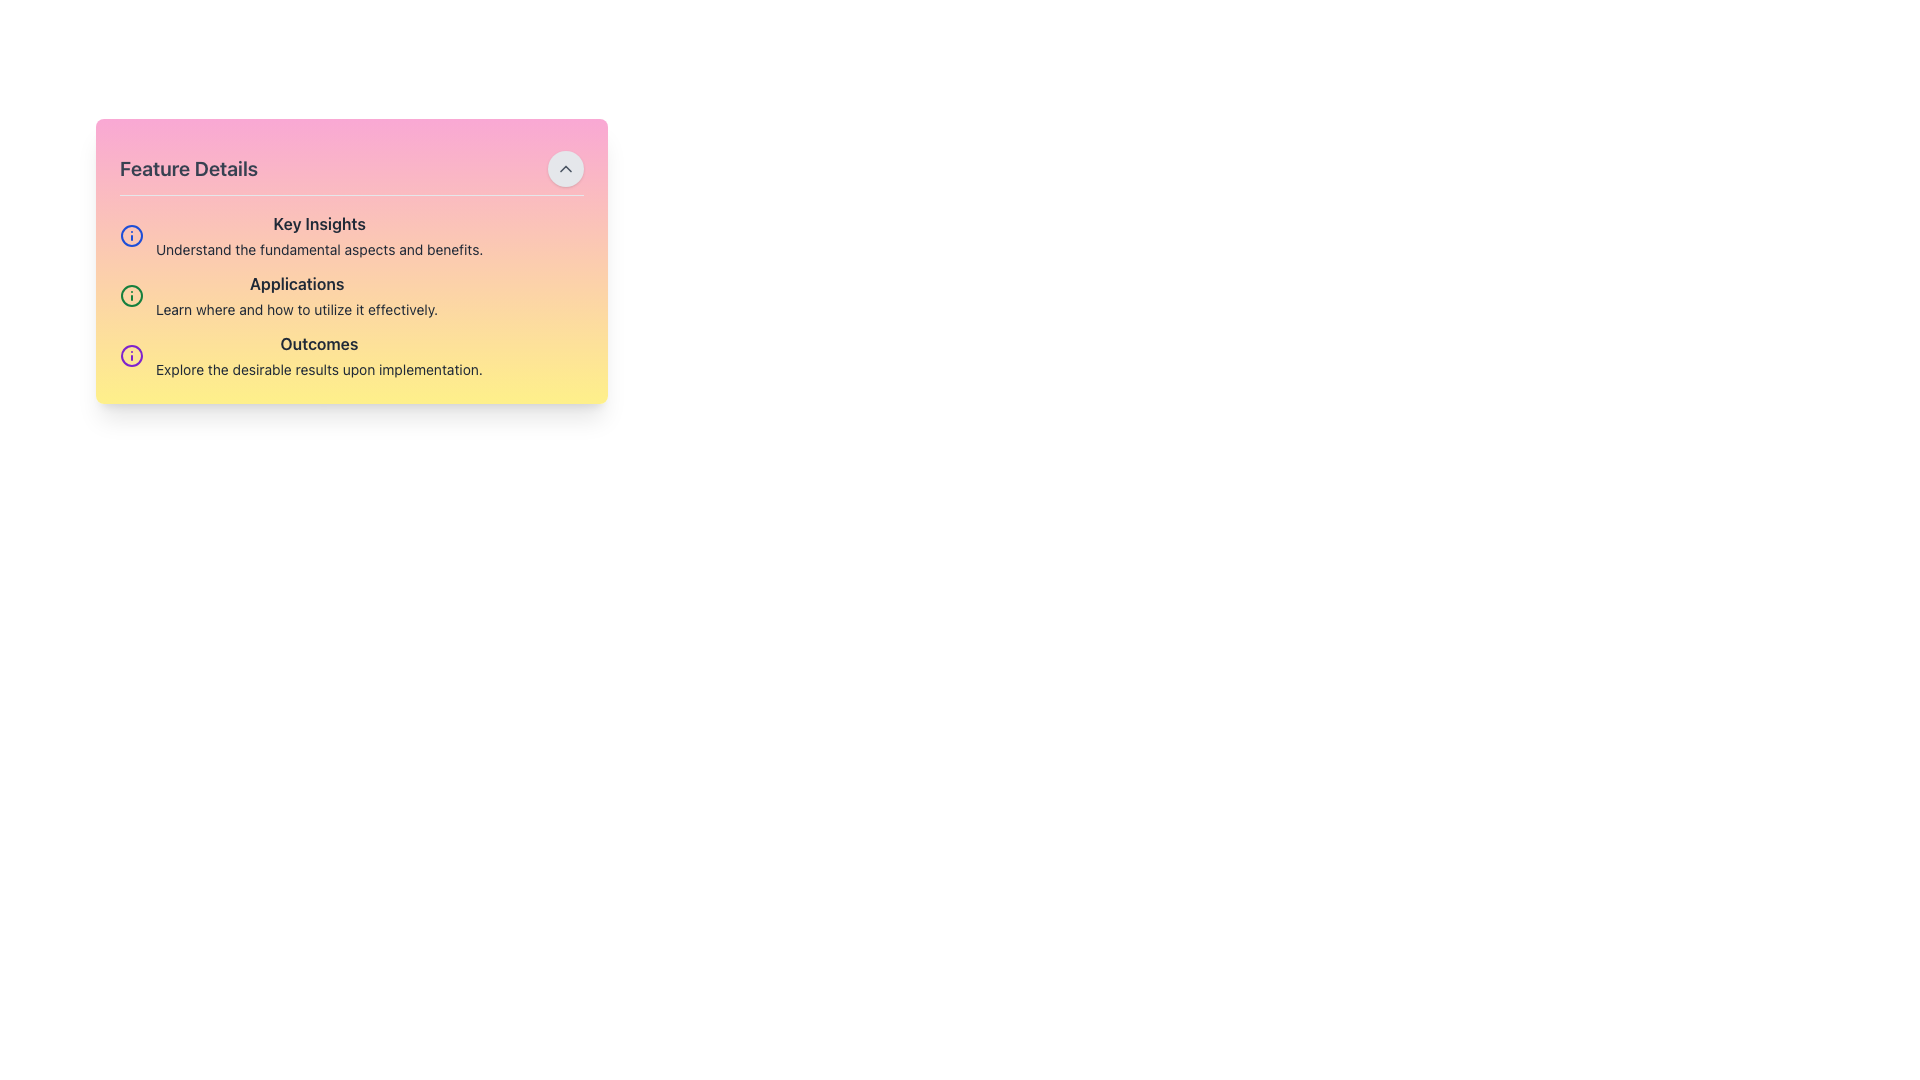  Describe the element at coordinates (296, 284) in the screenshot. I see `the Text Label that serves as a heading or title for the following descriptive text, located at the top-central portion of the sub-section` at that location.